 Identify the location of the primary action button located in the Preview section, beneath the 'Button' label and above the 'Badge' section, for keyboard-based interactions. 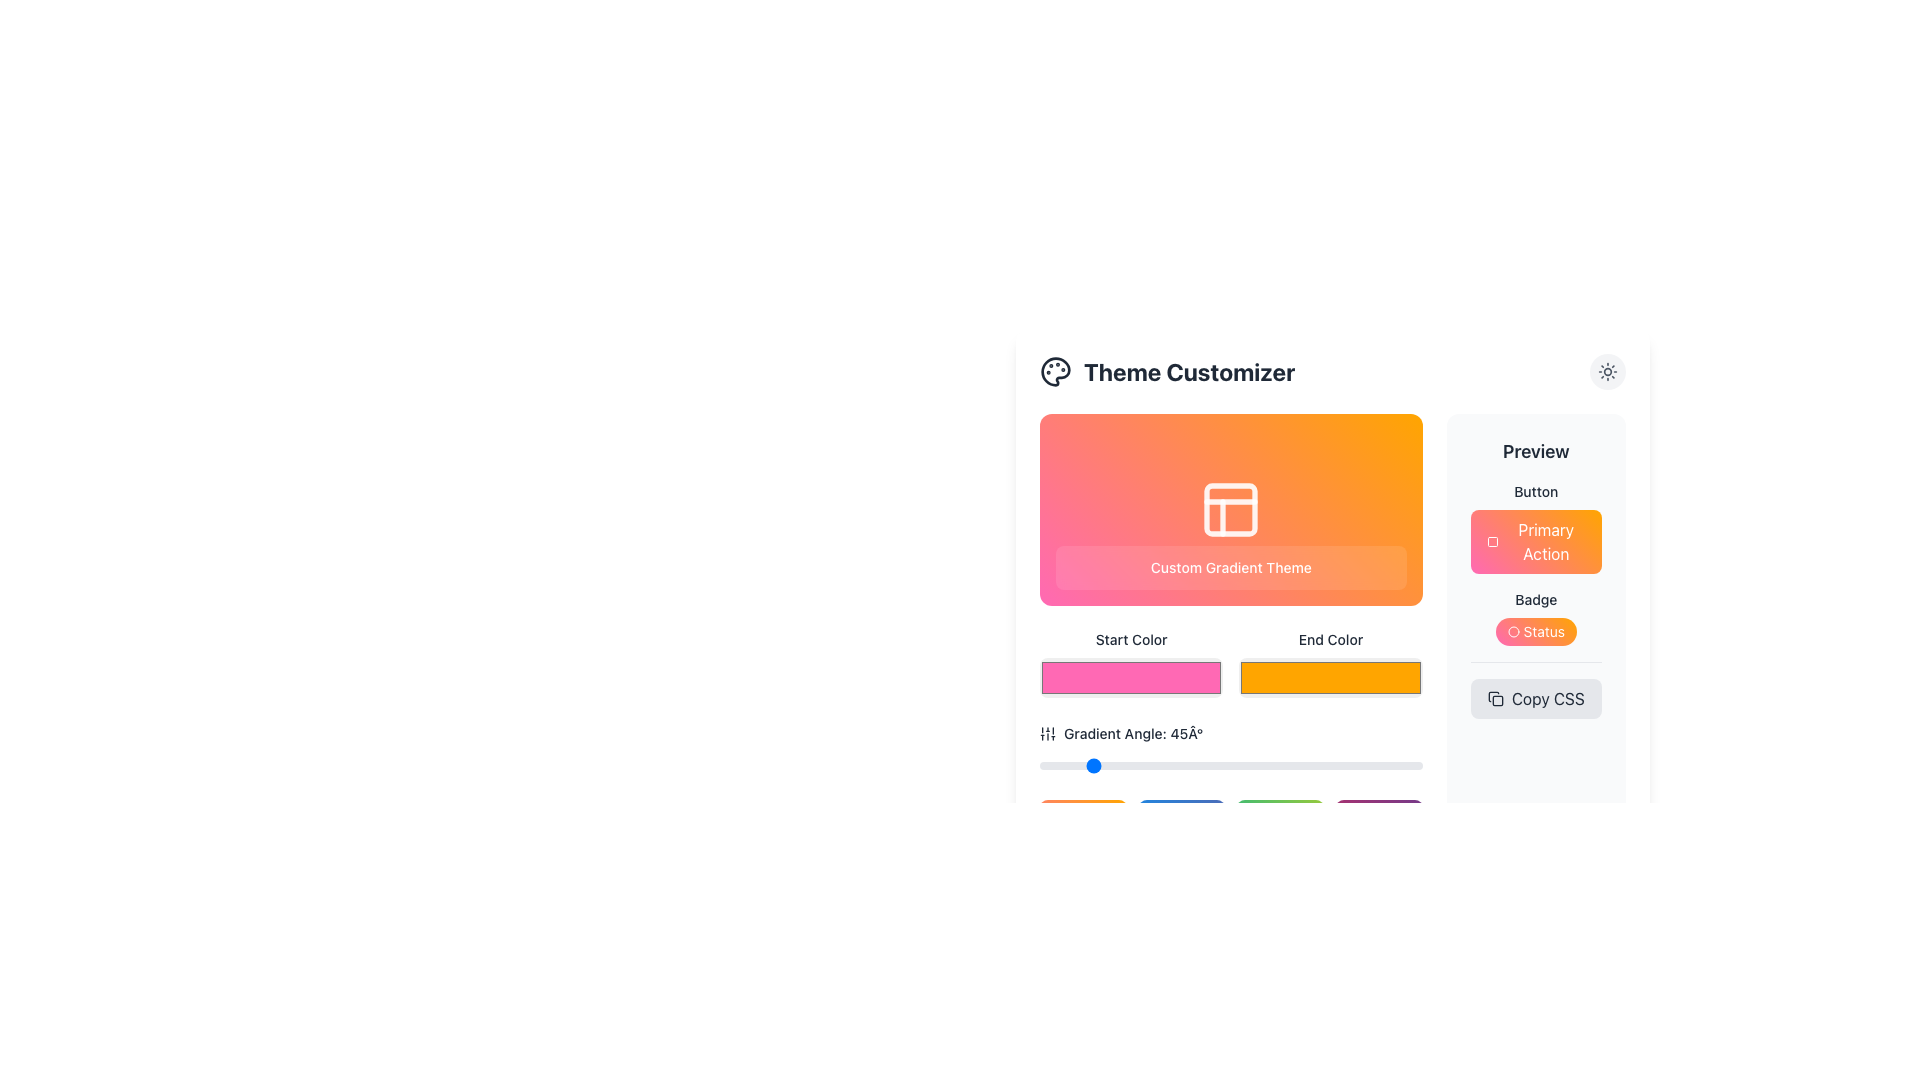
(1535, 542).